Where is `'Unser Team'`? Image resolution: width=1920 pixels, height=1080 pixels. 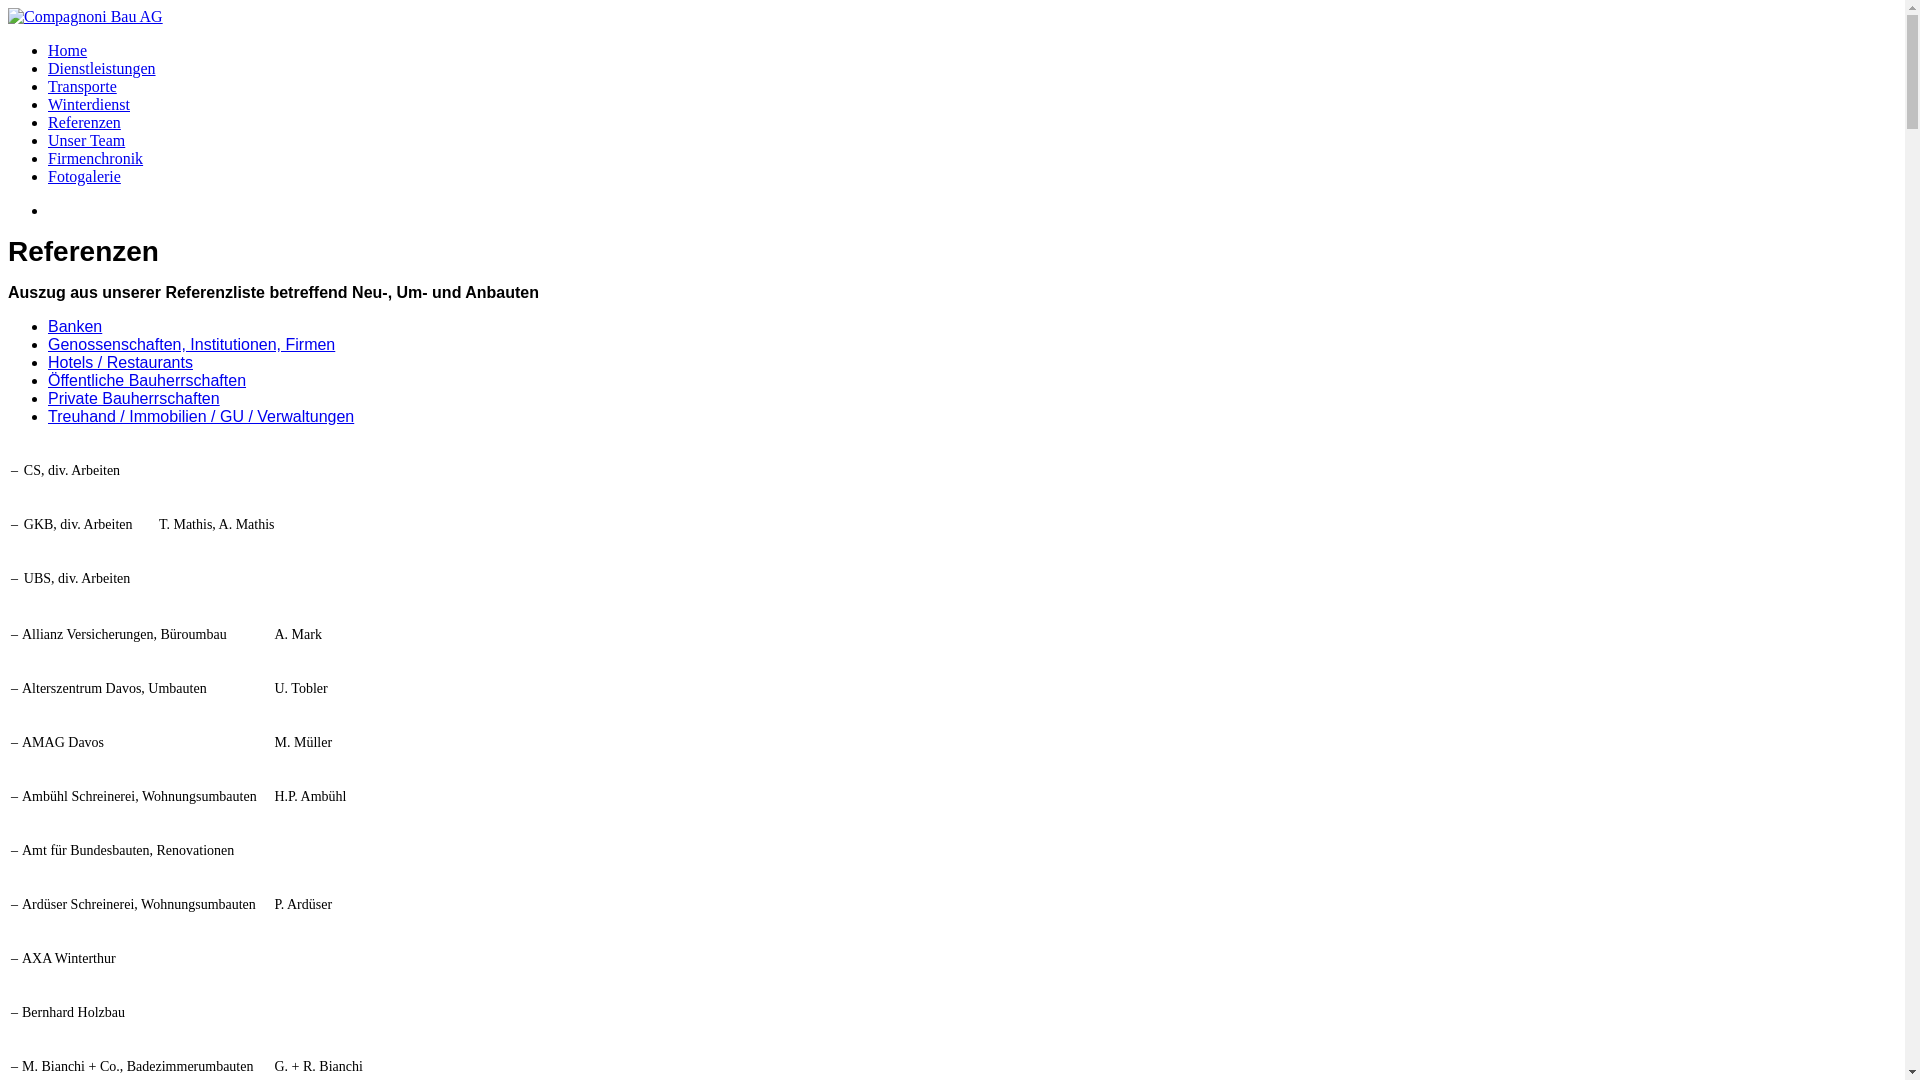 'Unser Team' is located at coordinates (85, 139).